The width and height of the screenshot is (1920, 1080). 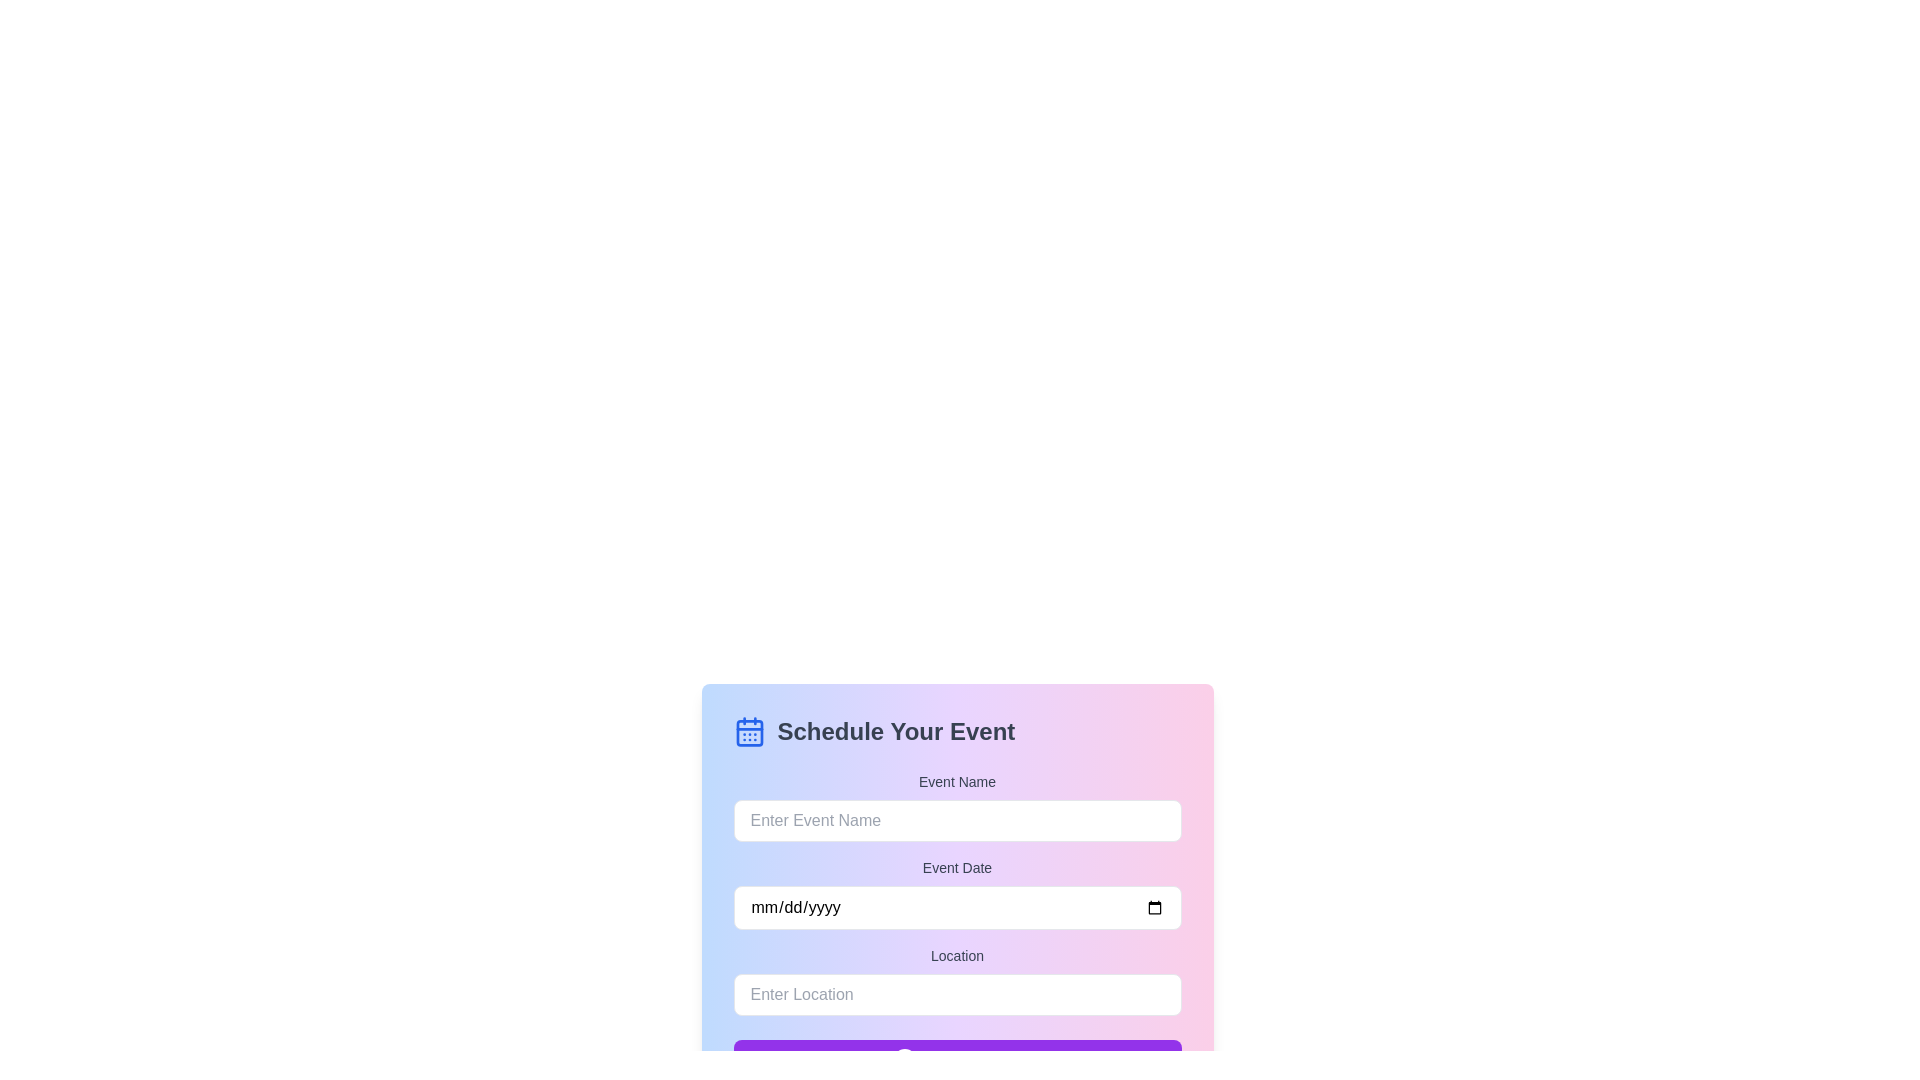 What do you see at coordinates (903, 1059) in the screenshot?
I see `the circular outline of the SVG icon located at the bottom-center of the form panel, beneath the purple button` at bounding box center [903, 1059].